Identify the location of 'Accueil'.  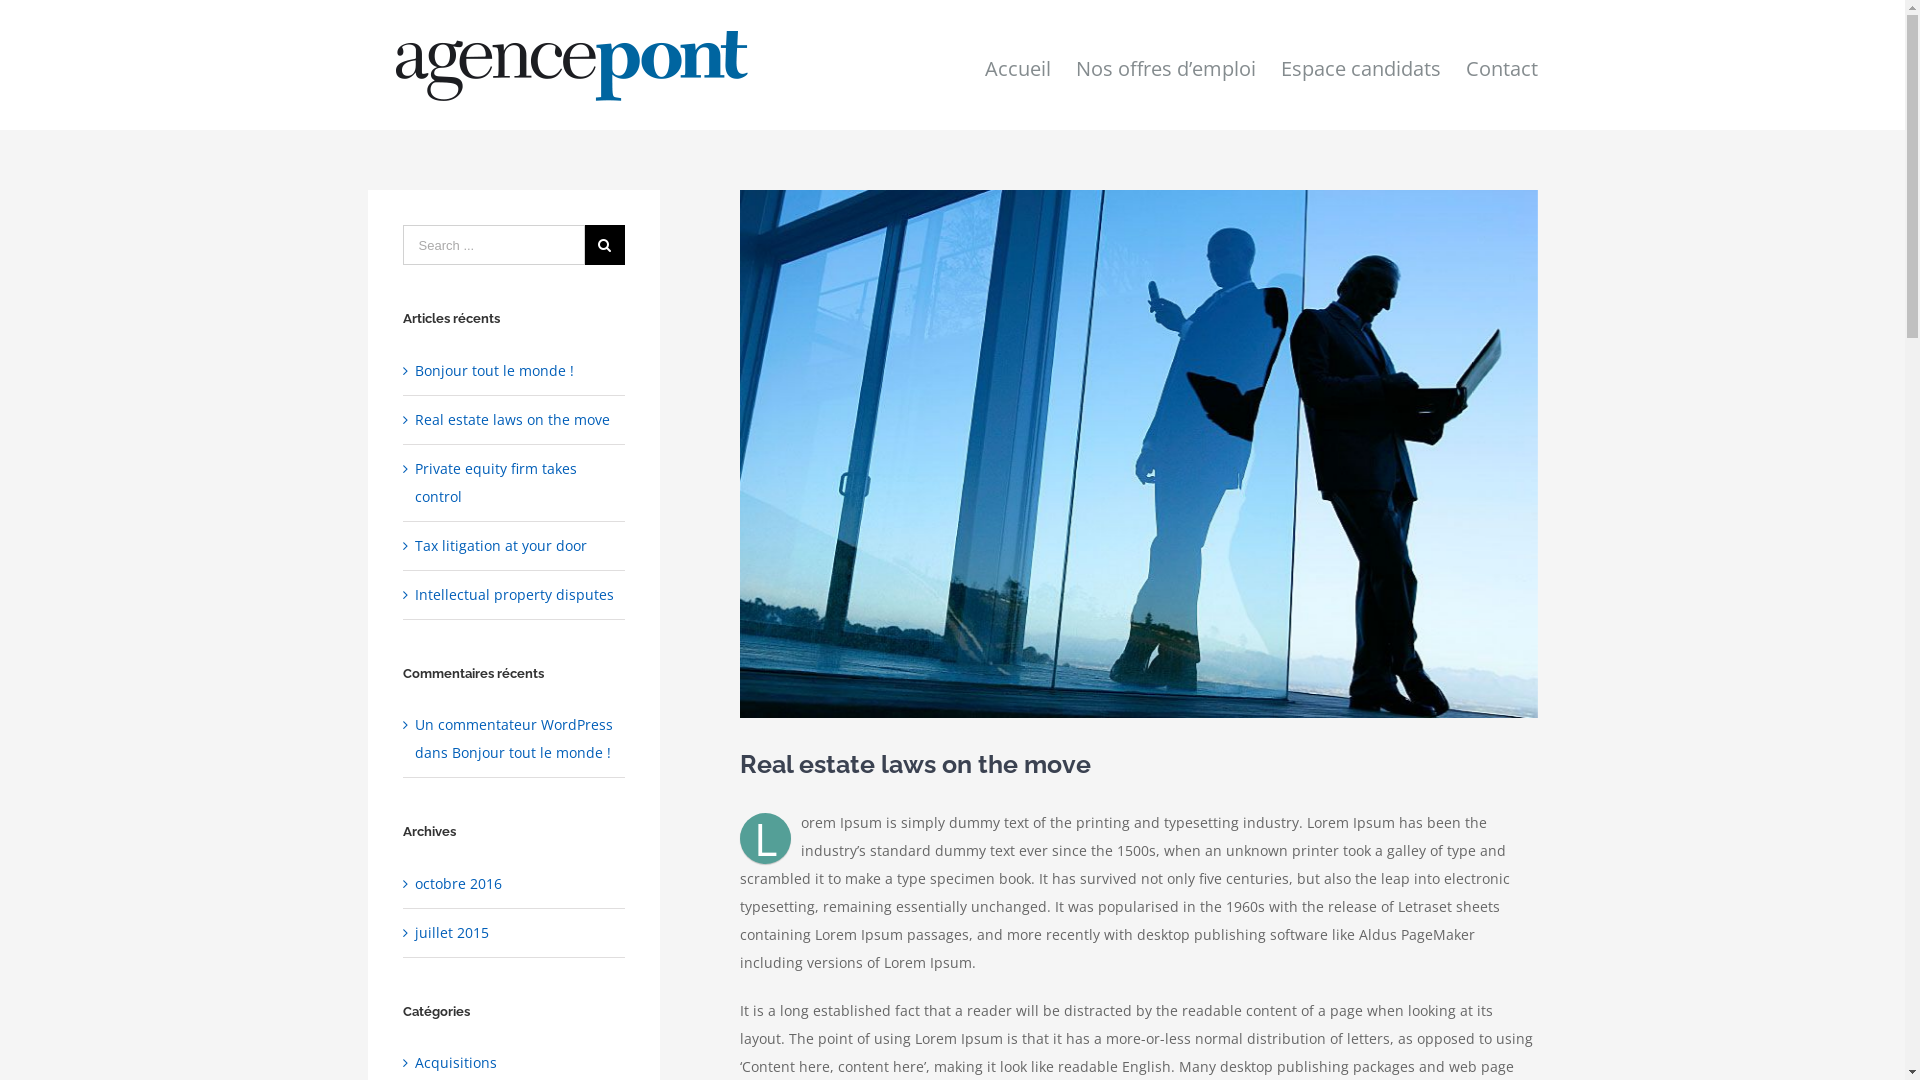
(1017, 64).